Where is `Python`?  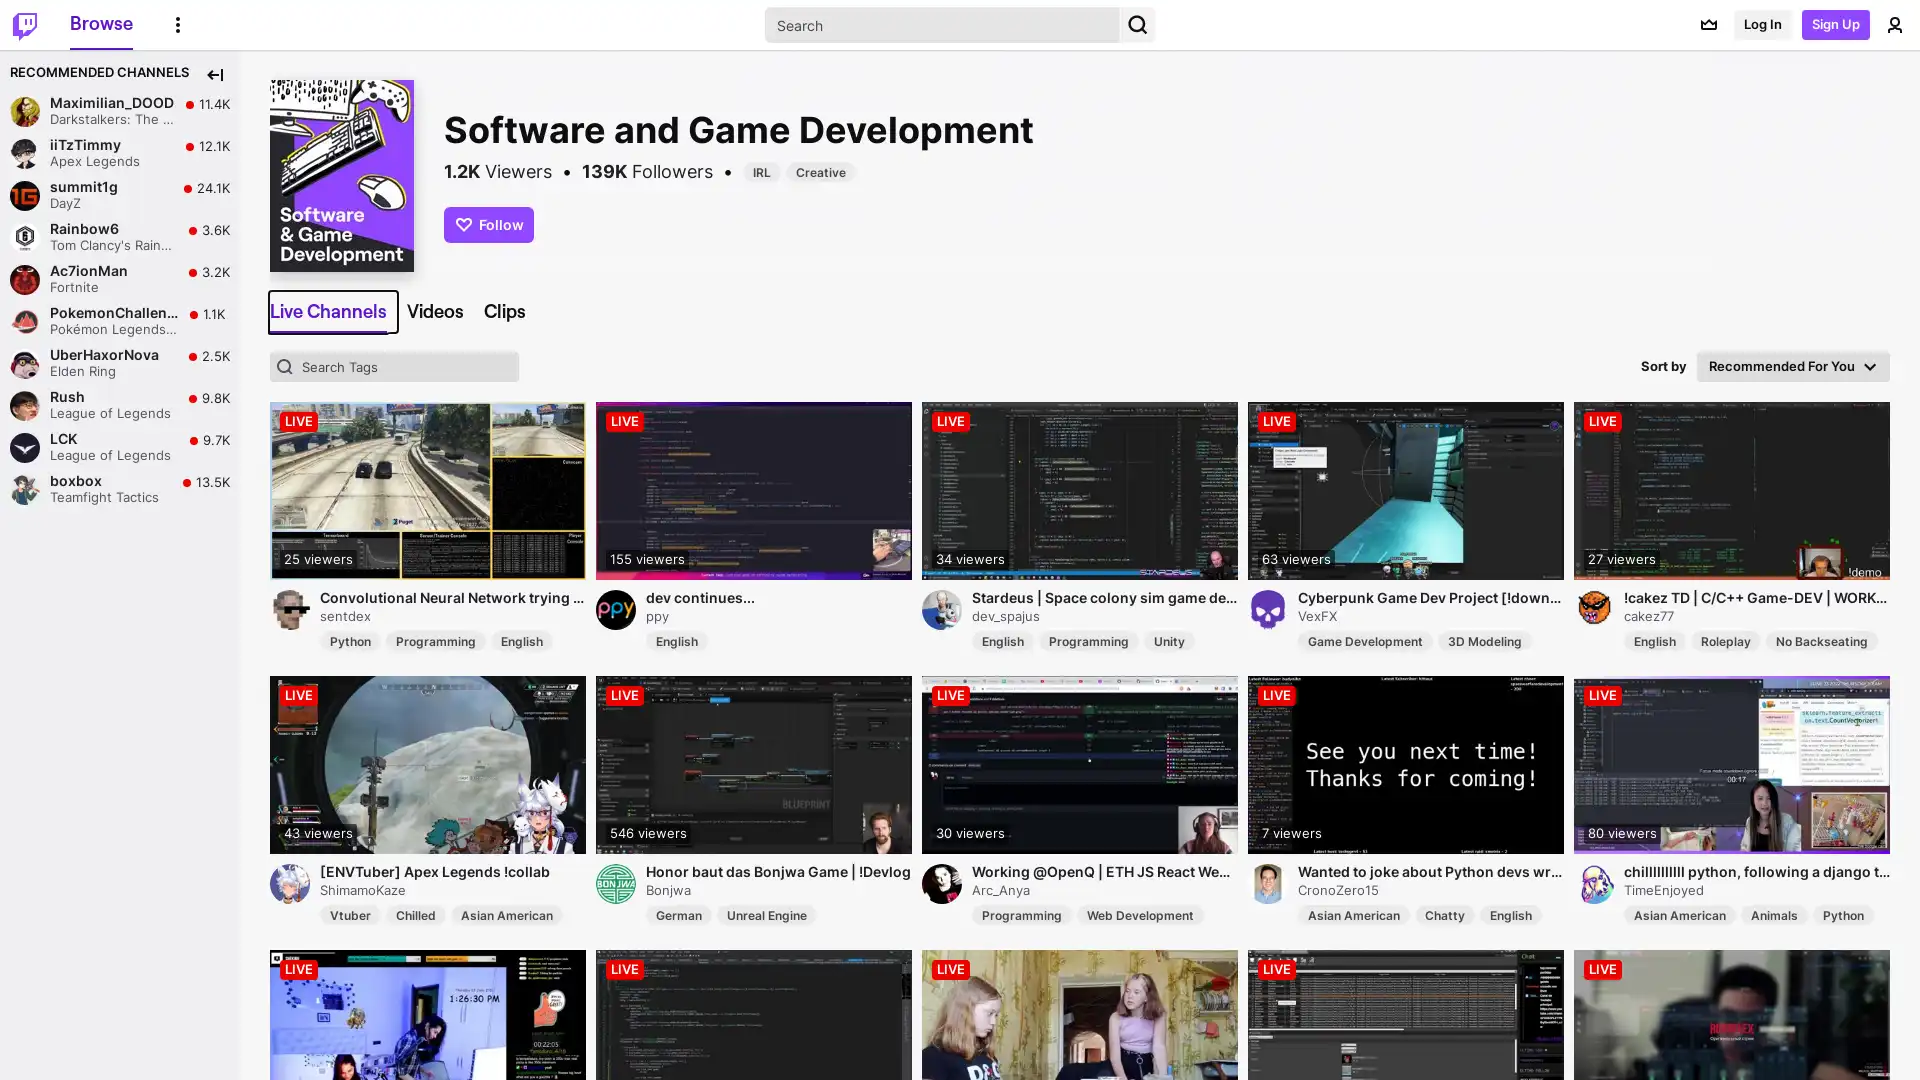 Python is located at coordinates (350, 640).